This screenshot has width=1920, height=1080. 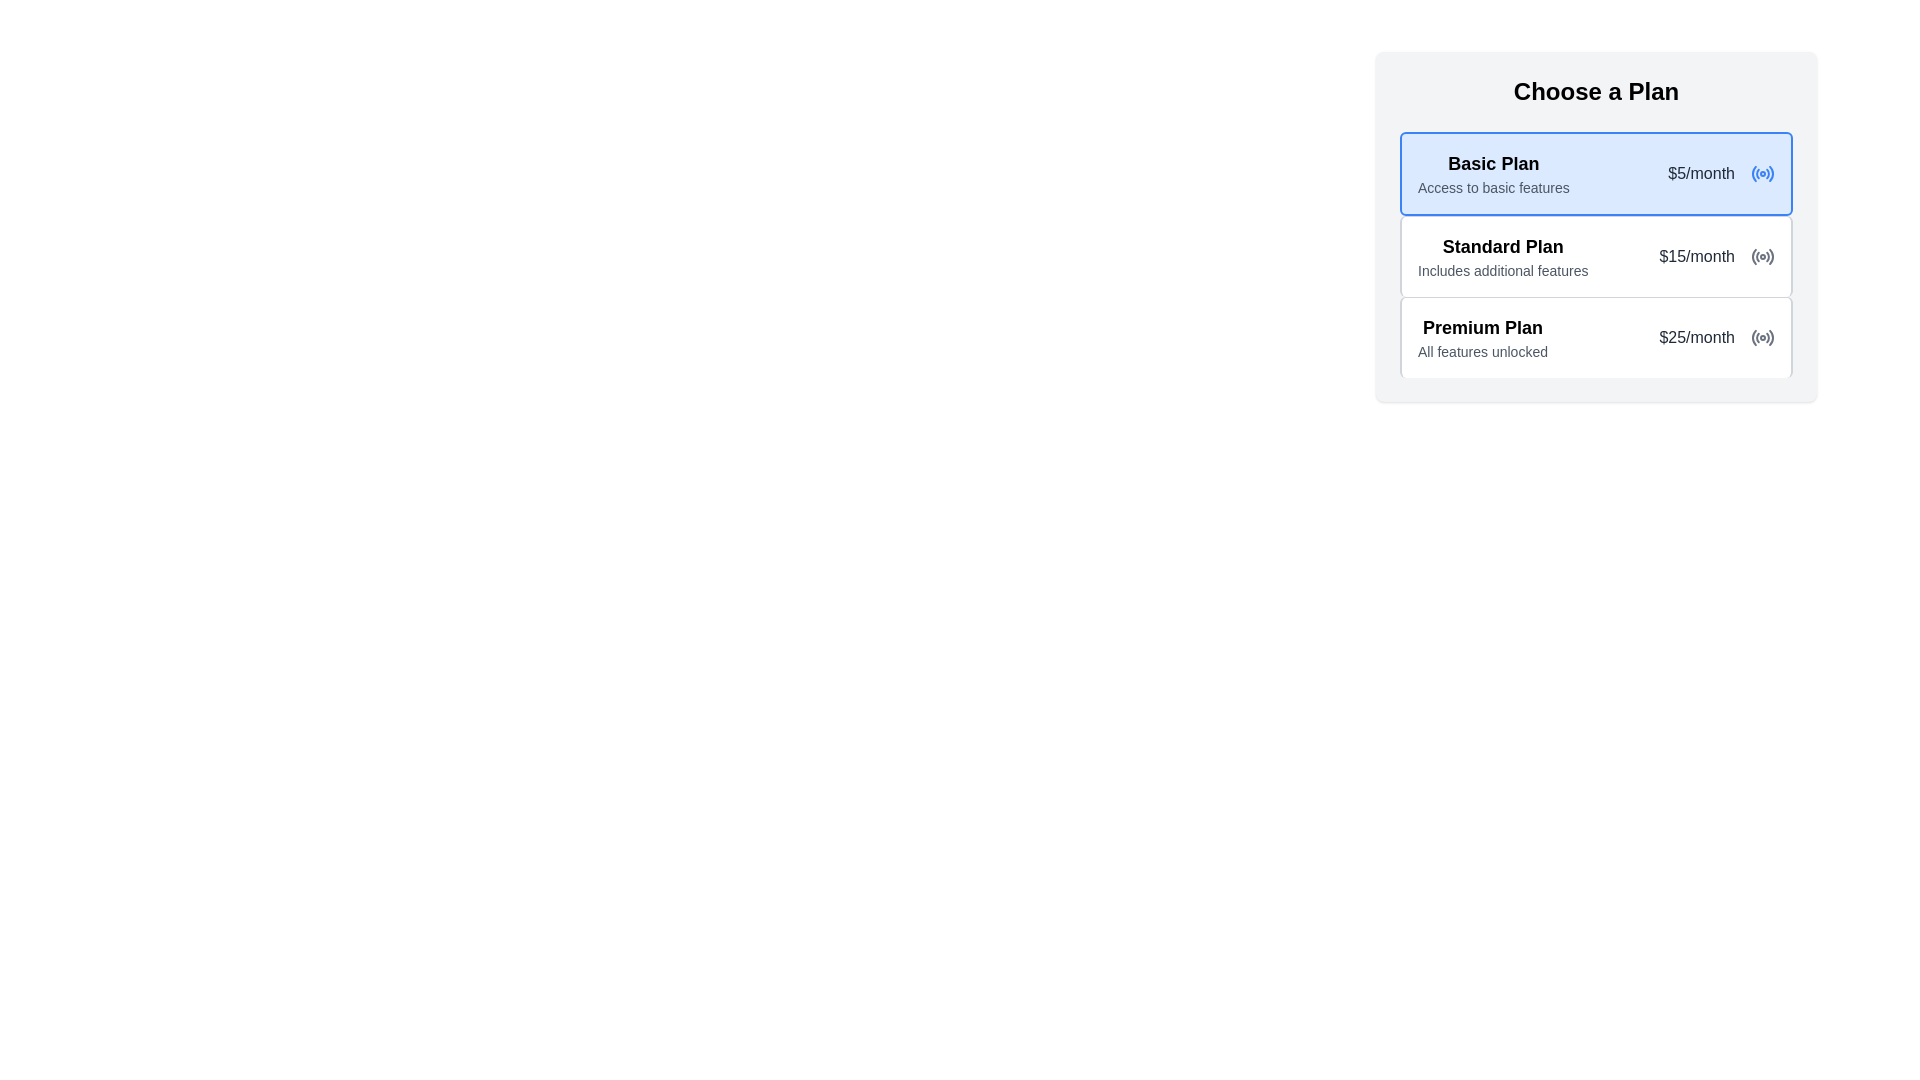 What do you see at coordinates (1720, 172) in the screenshot?
I see `pricing information displayed in the Text Label adjacent to the 'Basic Plan' box` at bounding box center [1720, 172].